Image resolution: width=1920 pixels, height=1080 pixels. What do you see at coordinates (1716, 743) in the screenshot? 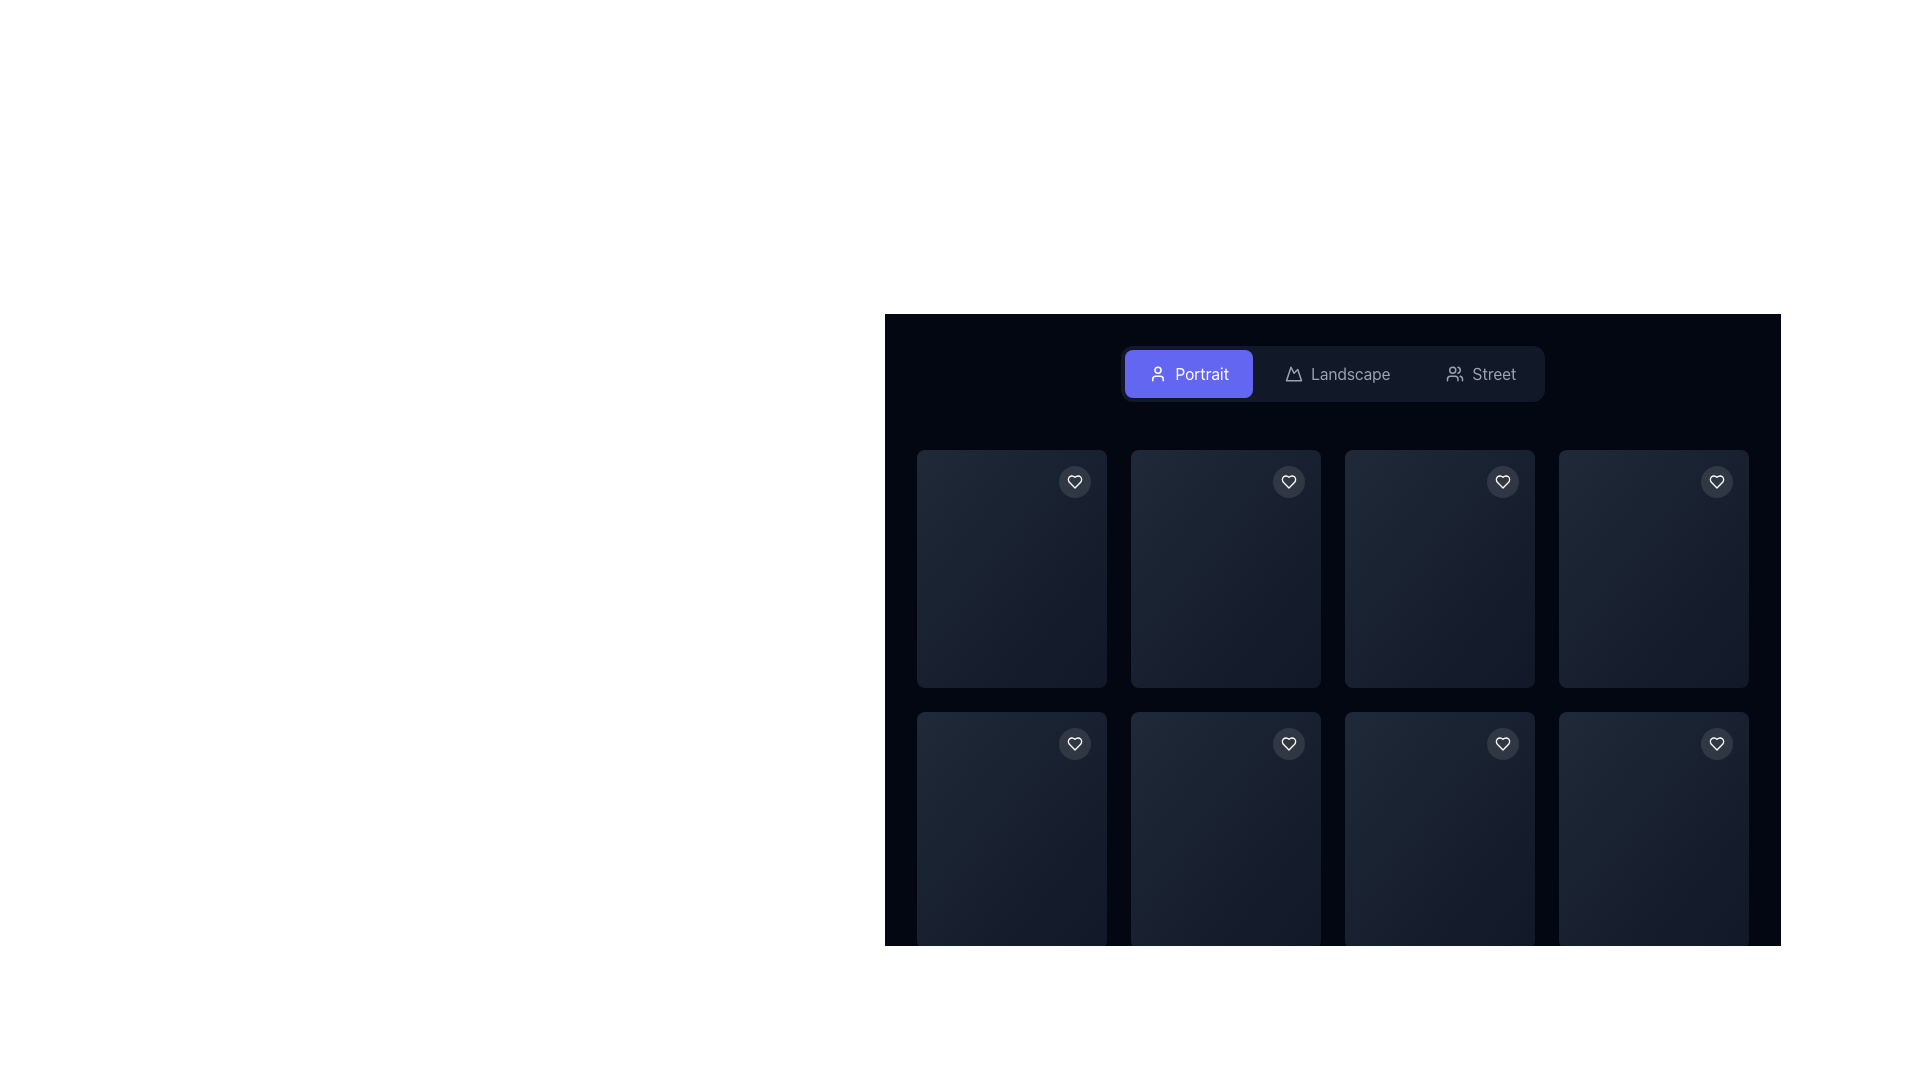
I see `the heart-shaped favorite button located at the bottom-right corner of the grid of content cards` at bounding box center [1716, 743].